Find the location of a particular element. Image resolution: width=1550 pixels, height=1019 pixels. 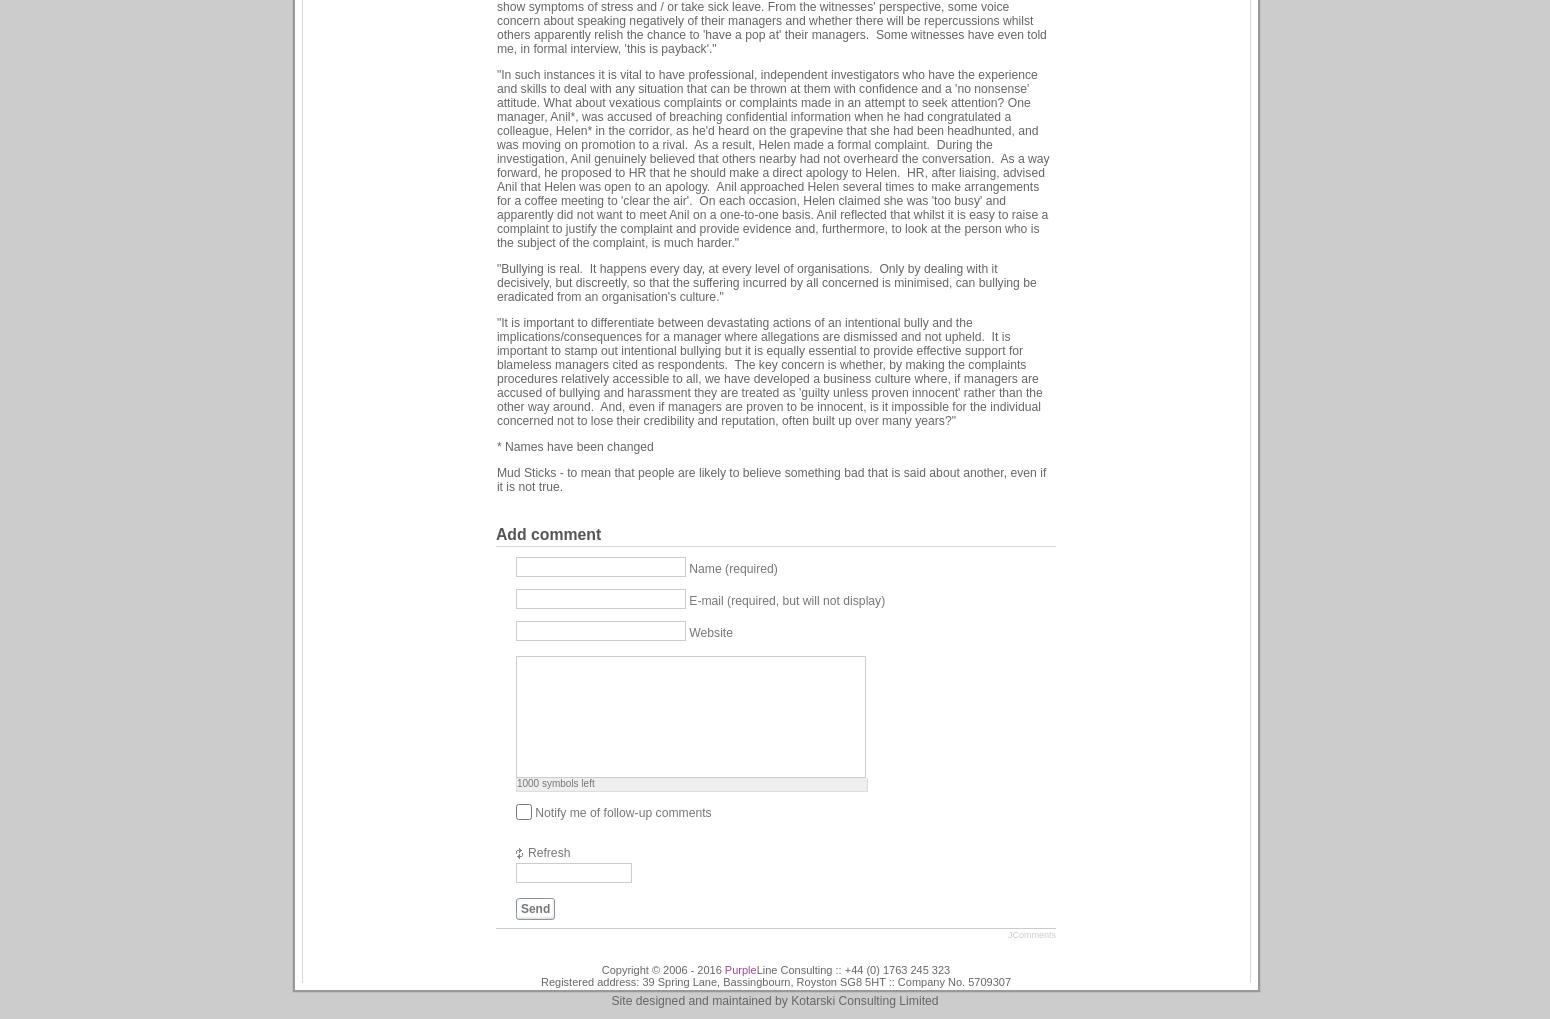

'Name (required)' is located at coordinates (732, 566).